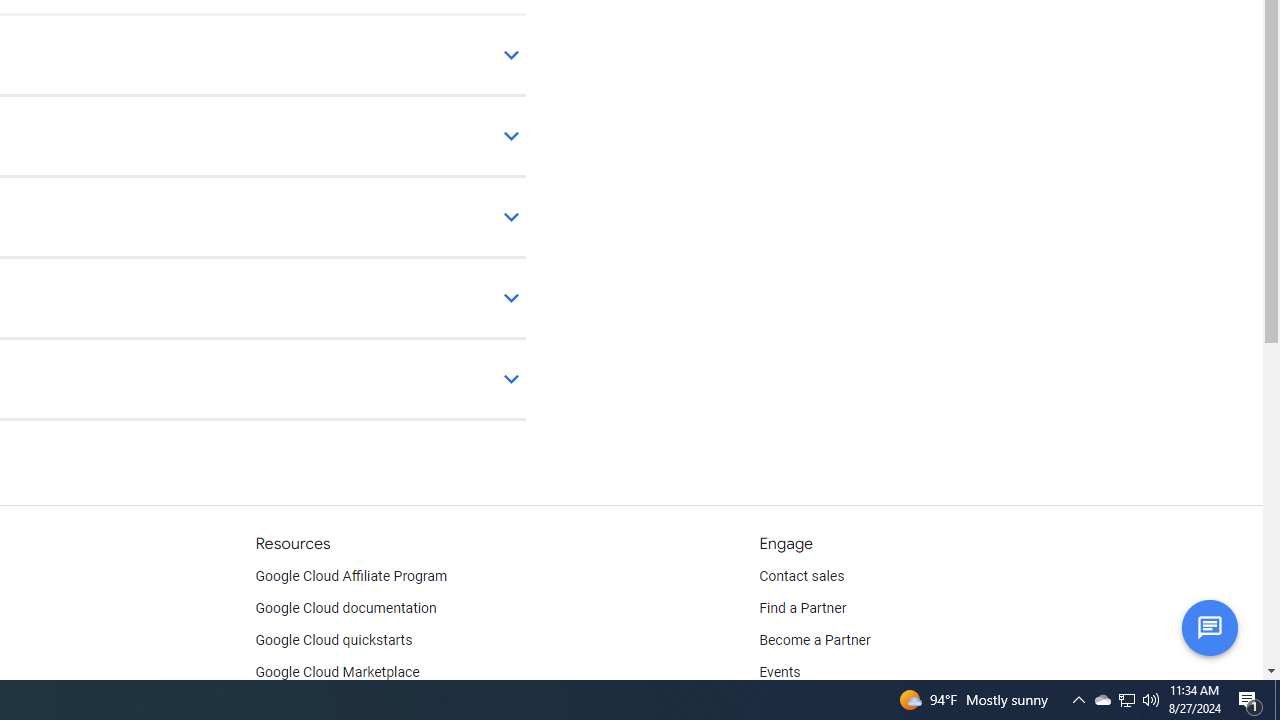 The image size is (1280, 720). Describe the element at coordinates (779, 672) in the screenshot. I see `'Events'` at that location.